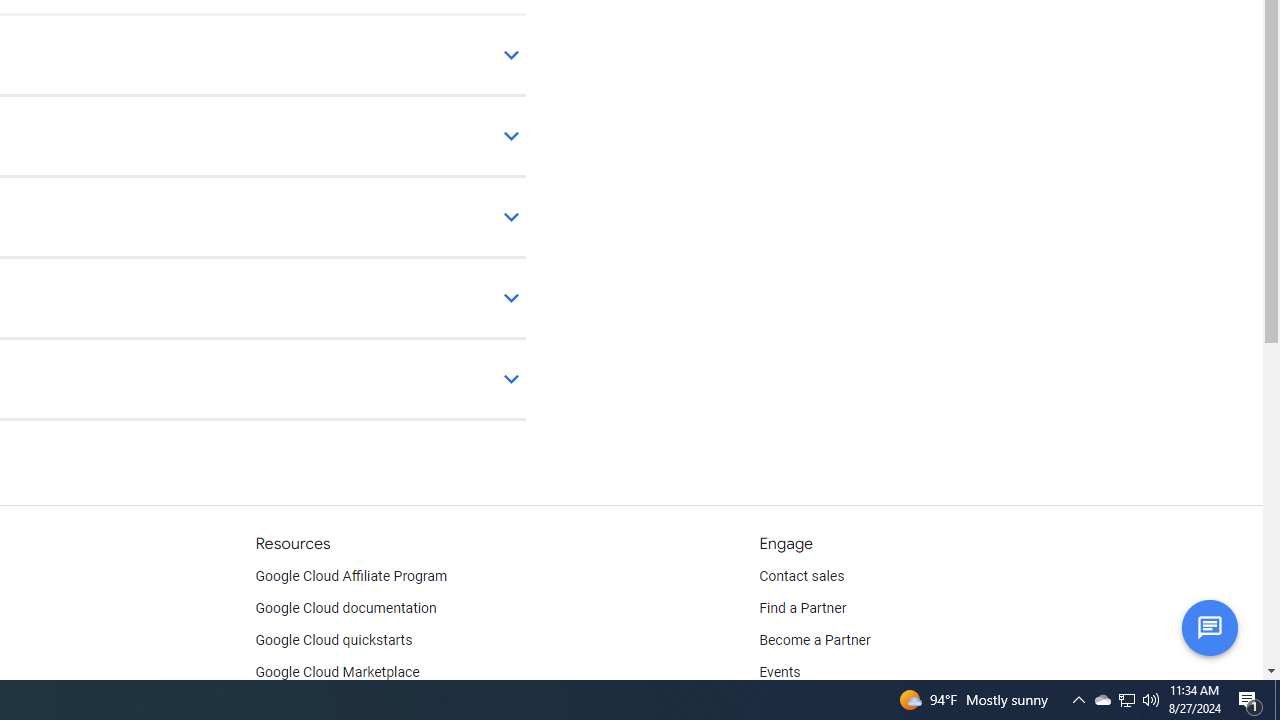 The image size is (1280, 720). Describe the element at coordinates (779, 672) in the screenshot. I see `'Events'` at that location.